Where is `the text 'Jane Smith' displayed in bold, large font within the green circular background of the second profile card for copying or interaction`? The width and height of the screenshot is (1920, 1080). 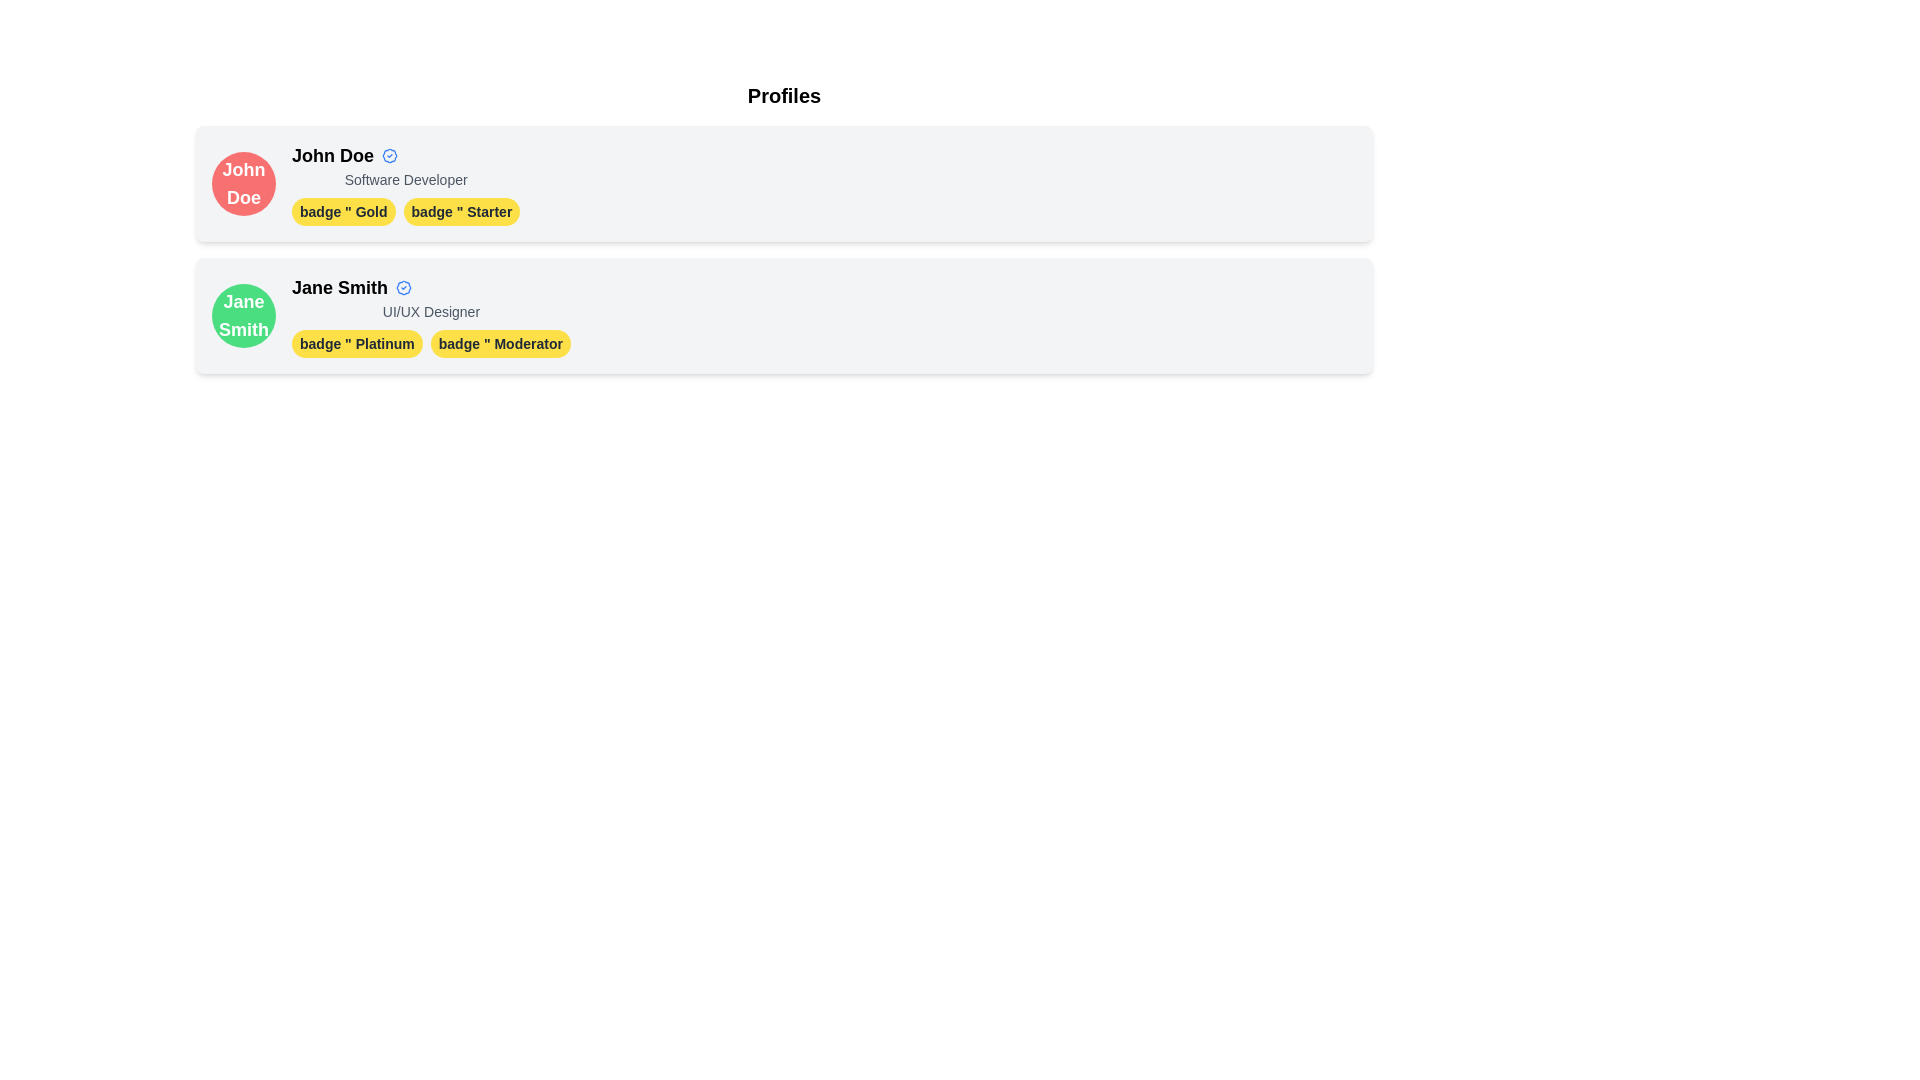
the text 'Jane Smith' displayed in bold, large font within the green circular background of the second profile card for copying or interaction is located at coordinates (243, 315).